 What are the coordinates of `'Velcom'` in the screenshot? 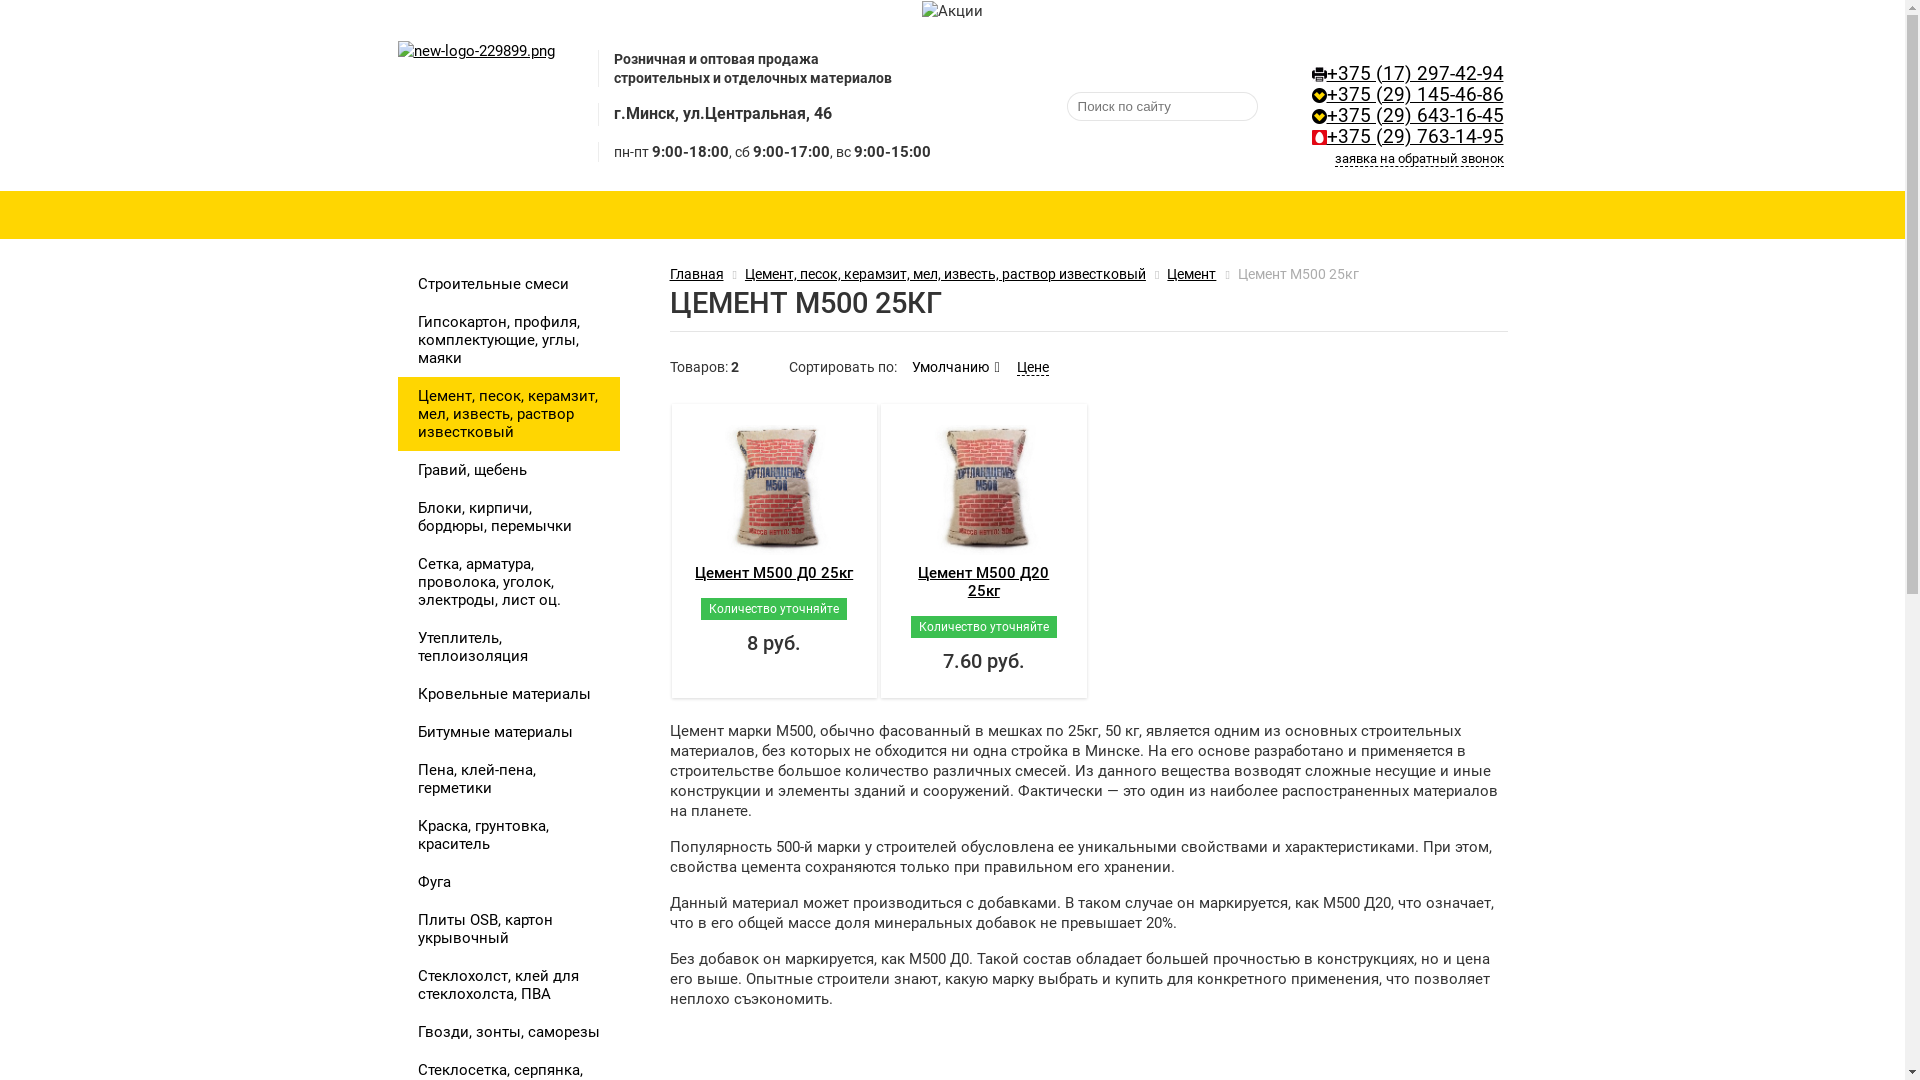 It's located at (1311, 95).